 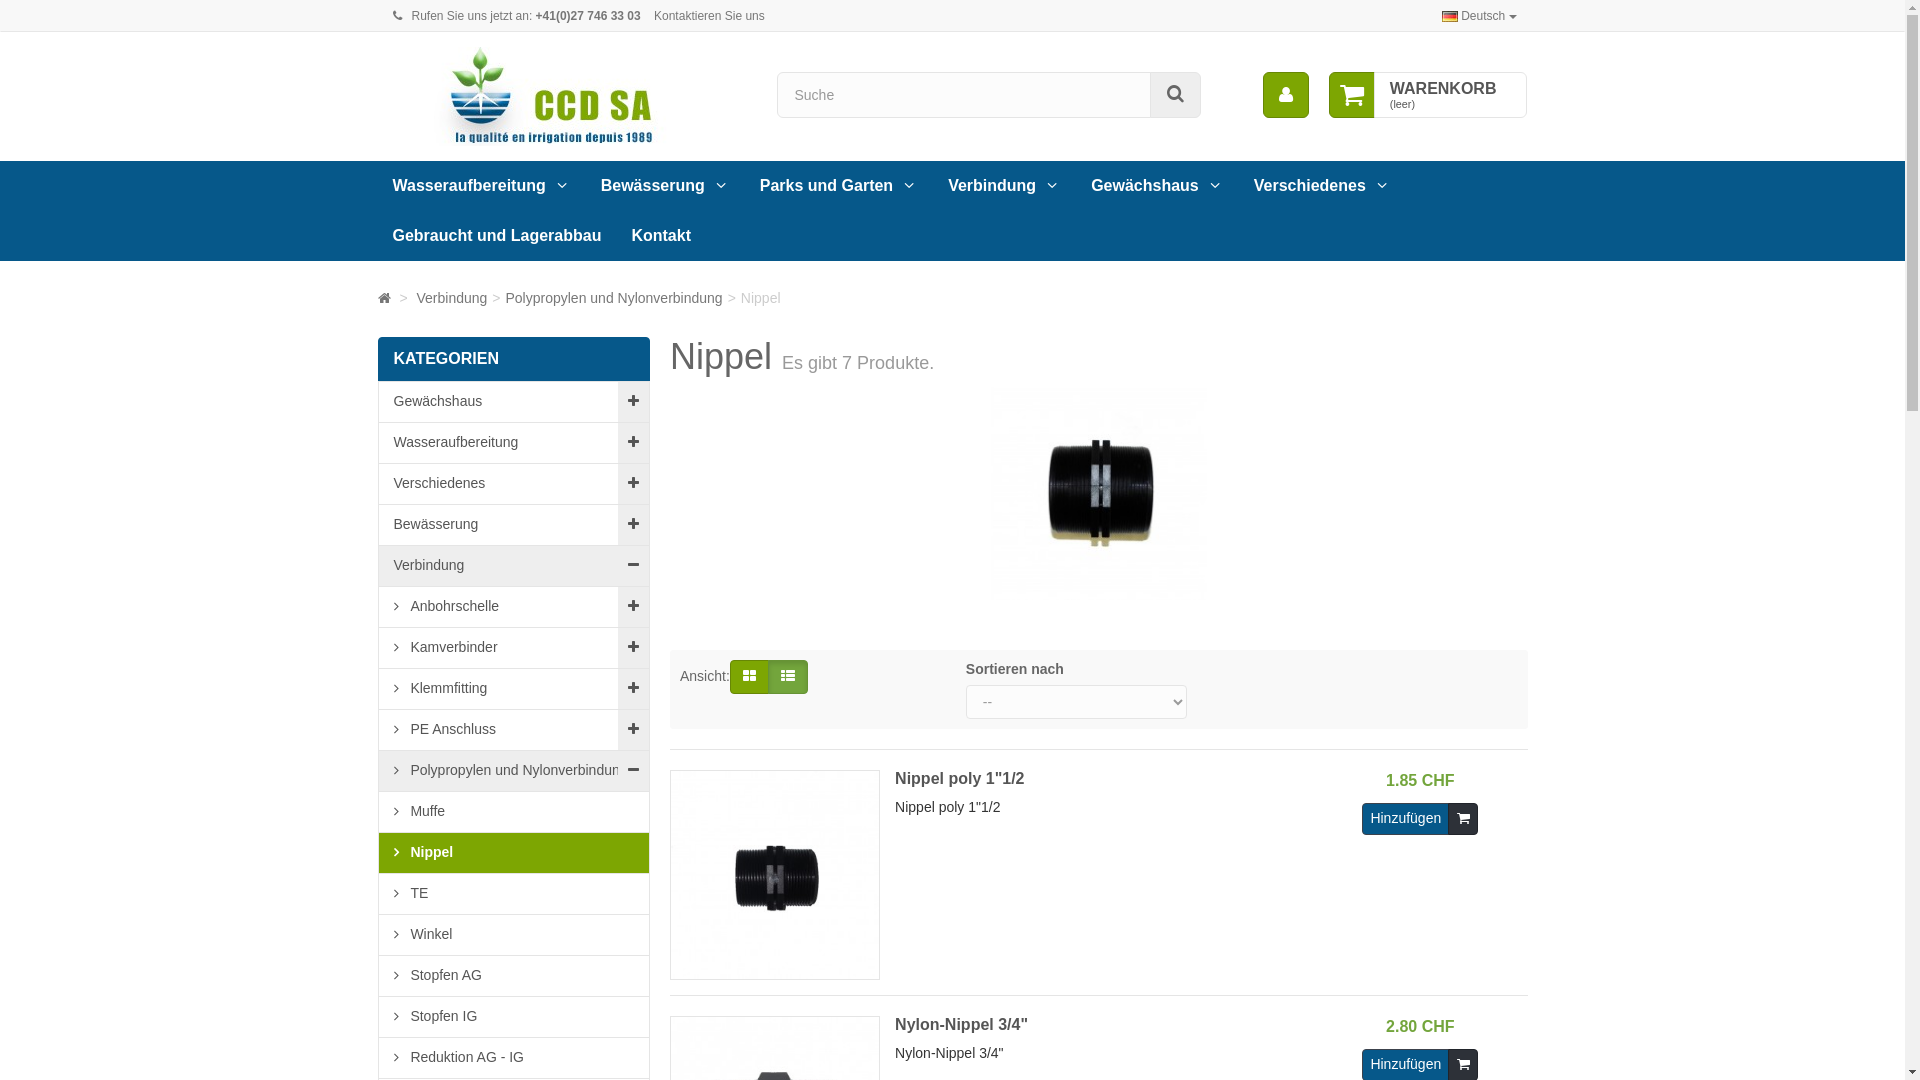 What do you see at coordinates (513, 1016) in the screenshot?
I see `'Stopfen IG'` at bounding box center [513, 1016].